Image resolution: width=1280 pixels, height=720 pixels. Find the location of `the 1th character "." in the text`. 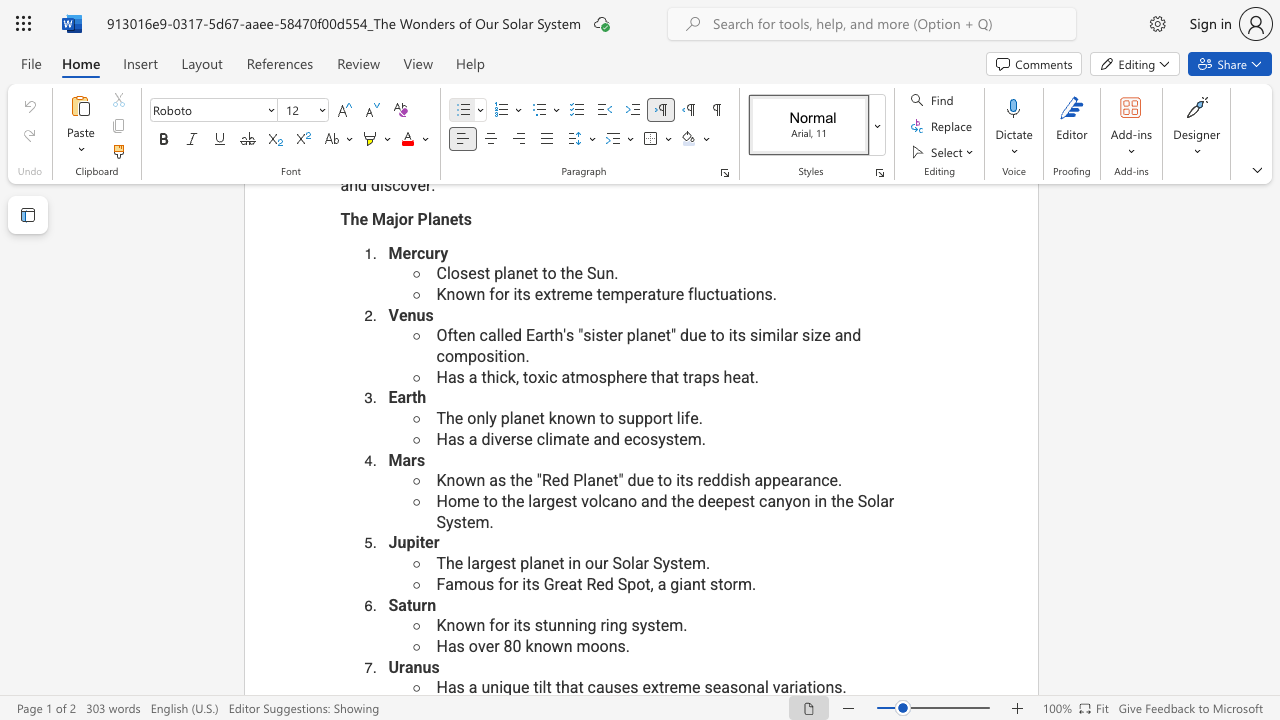

the 1th character "." in the text is located at coordinates (626, 646).